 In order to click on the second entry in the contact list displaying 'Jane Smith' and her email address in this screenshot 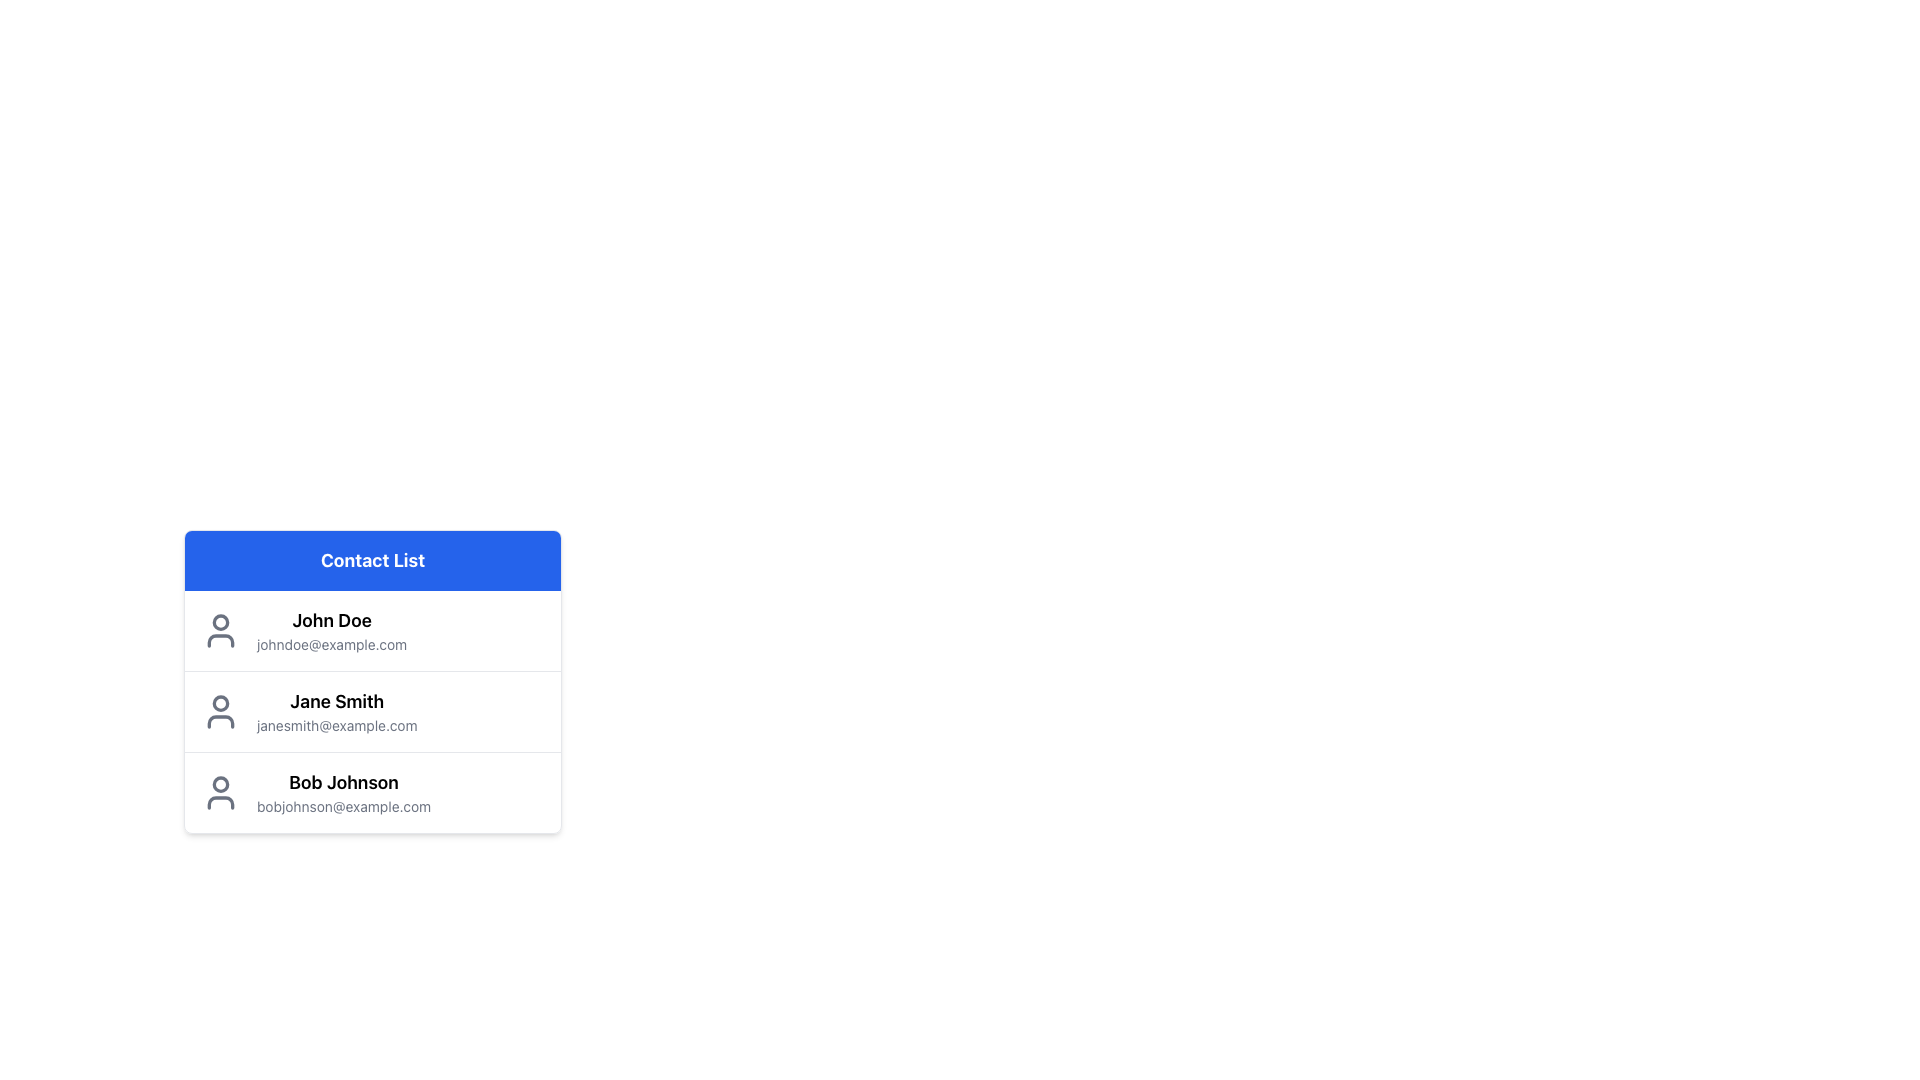, I will do `click(373, 711)`.